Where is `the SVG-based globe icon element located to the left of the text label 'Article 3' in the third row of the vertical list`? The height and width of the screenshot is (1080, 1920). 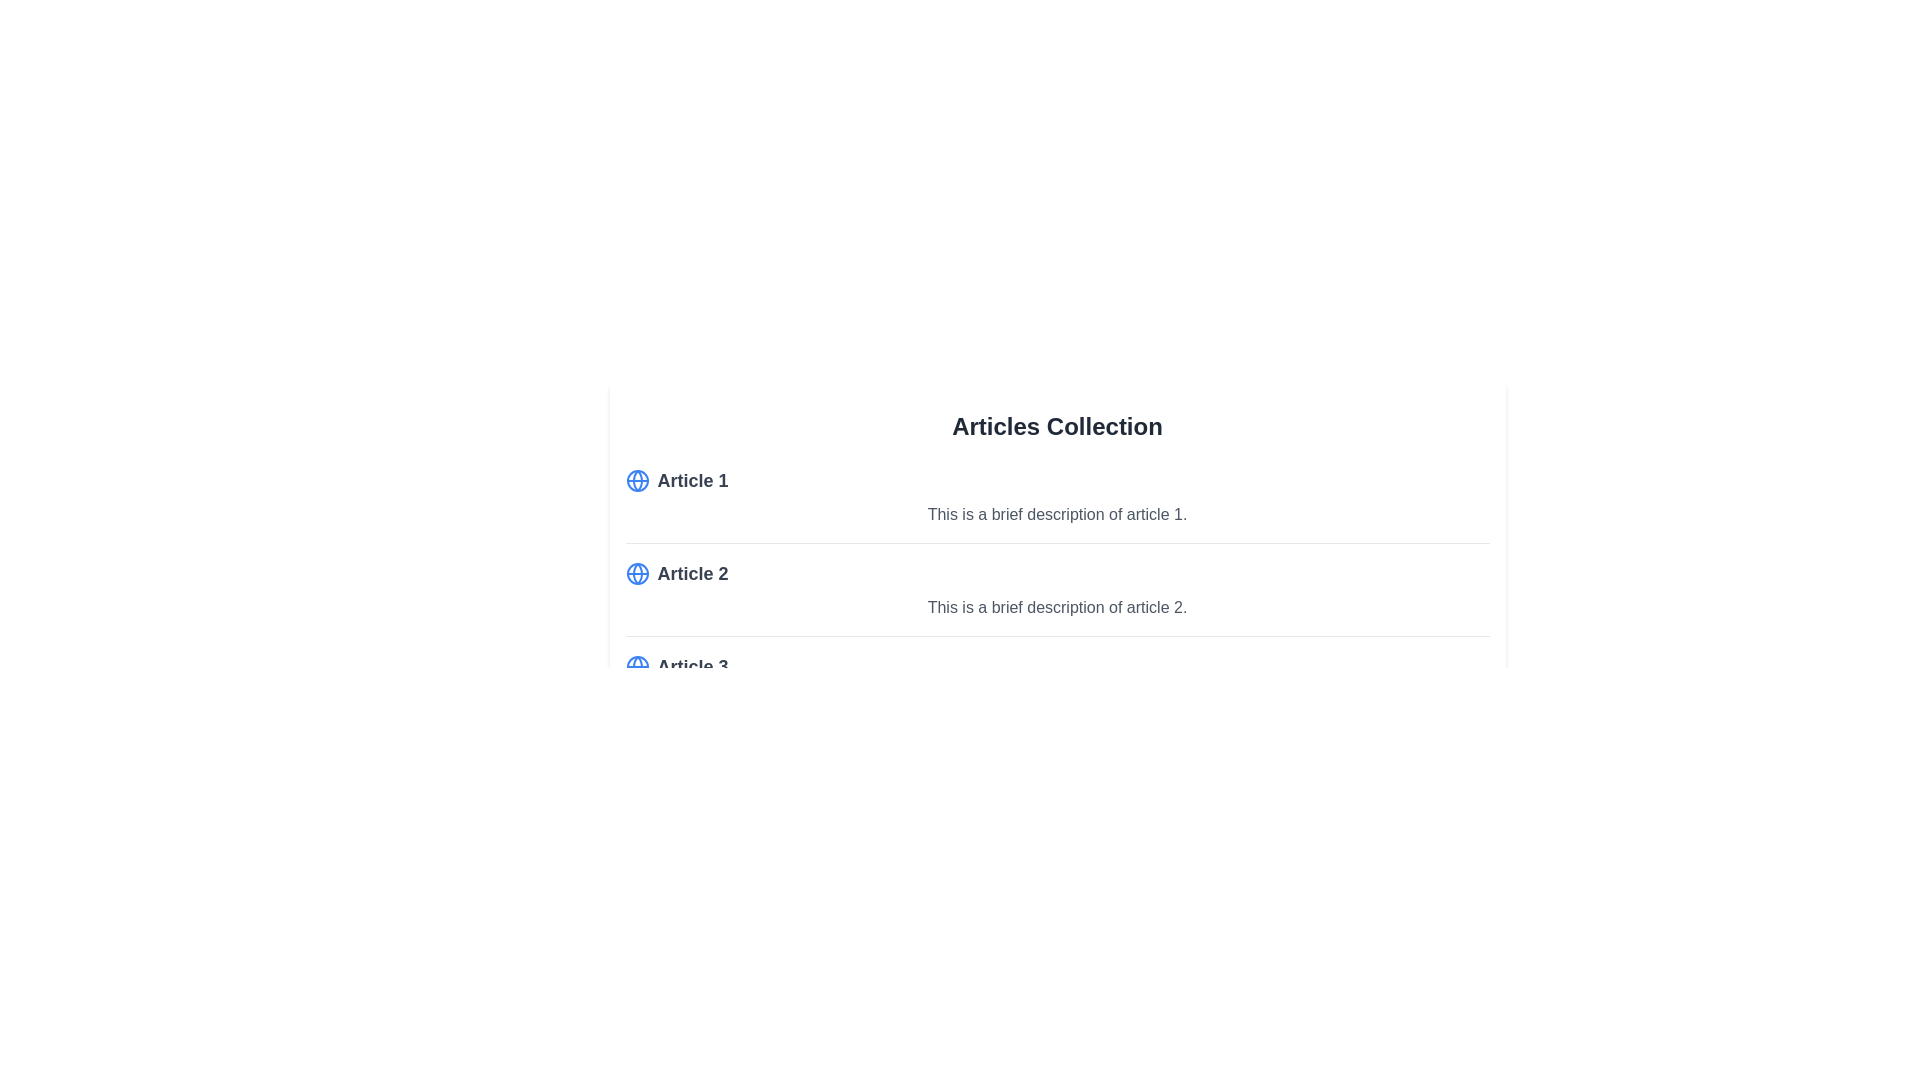
the SVG-based globe icon element located to the left of the text label 'Article 3' in the third row of the vertical list is located at coordinates (636, 667).